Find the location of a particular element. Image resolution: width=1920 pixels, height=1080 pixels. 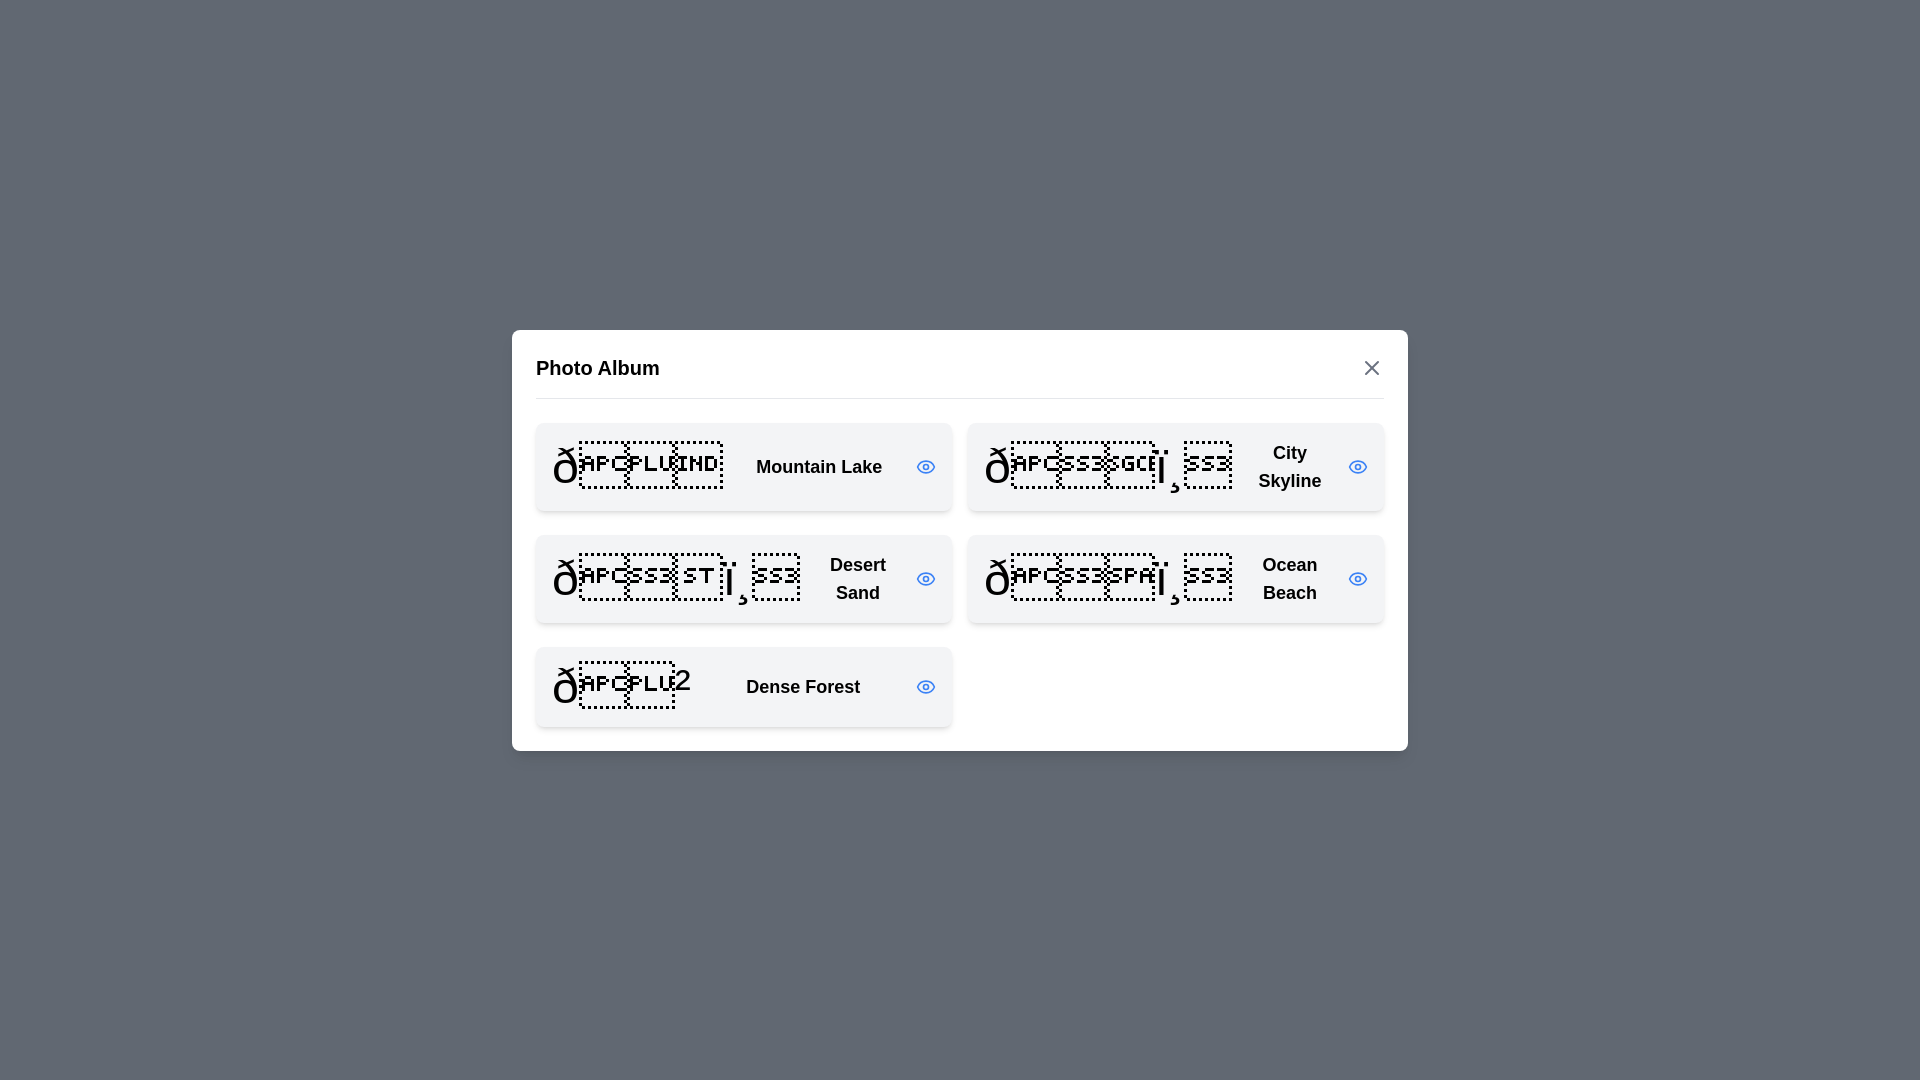

the photo titled City Skyline from the list is located at coordinates (1176, 466).